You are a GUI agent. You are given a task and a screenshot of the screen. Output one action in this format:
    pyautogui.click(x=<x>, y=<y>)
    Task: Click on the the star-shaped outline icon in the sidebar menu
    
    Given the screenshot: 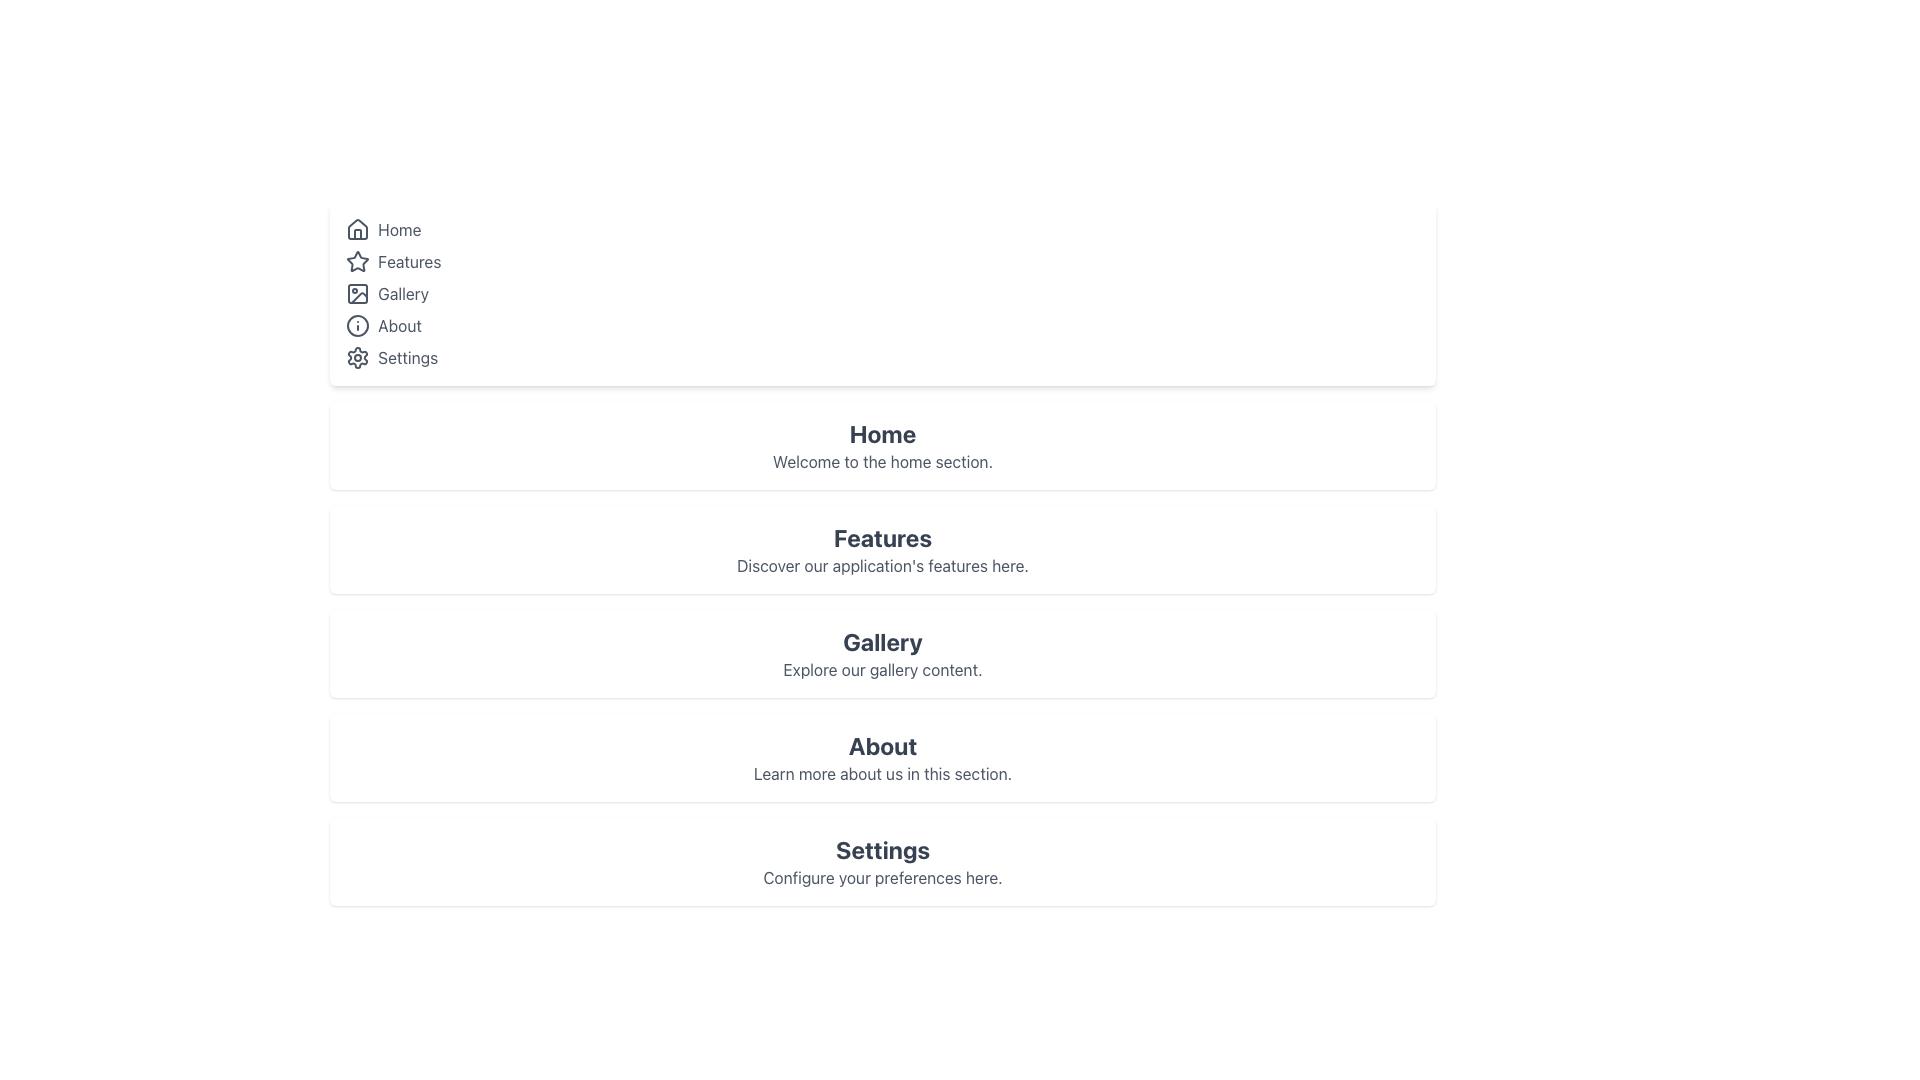 What is the action you would take?
    pyautogui.click(x=358, y=260)
    